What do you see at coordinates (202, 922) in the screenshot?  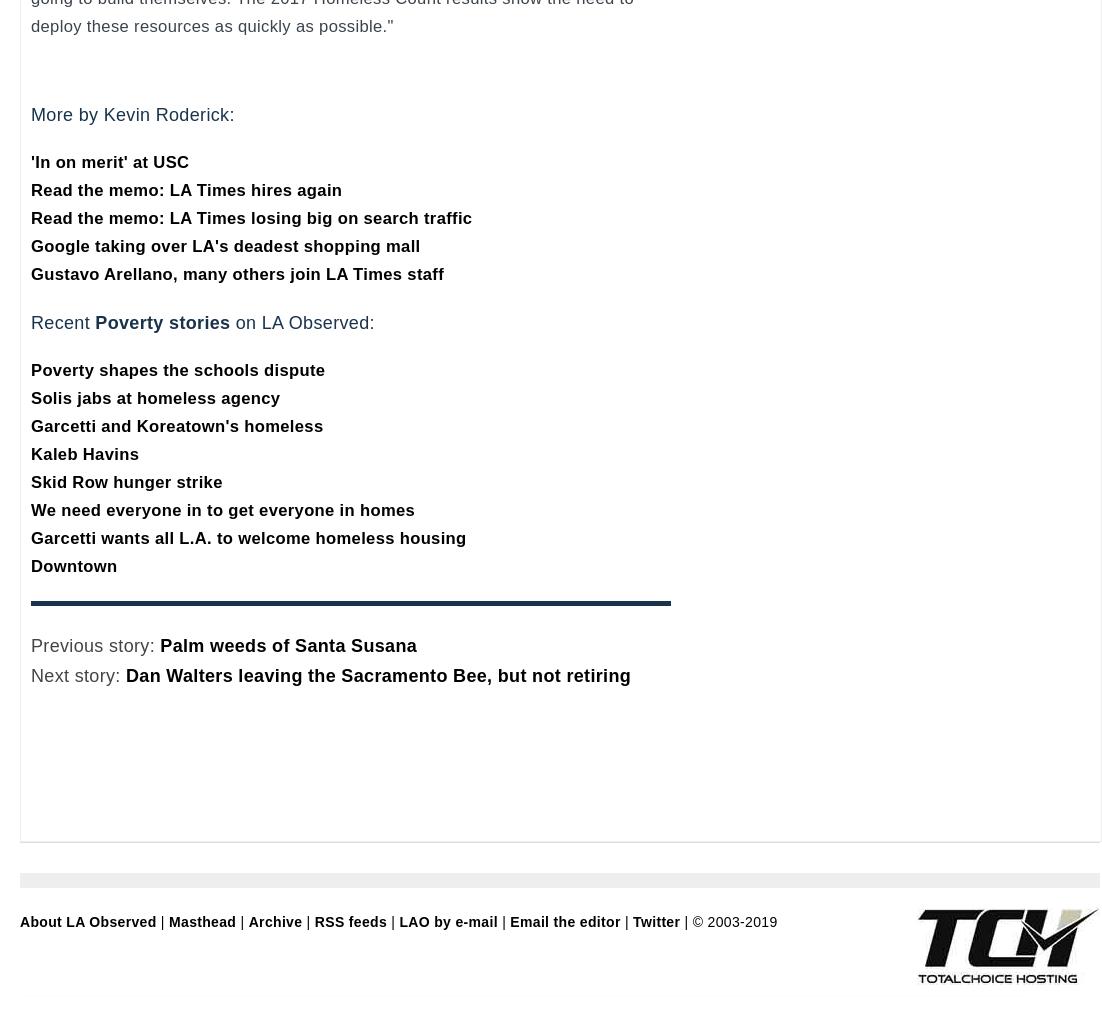 I see `'Masthead'` at bounding box center [202, 922].